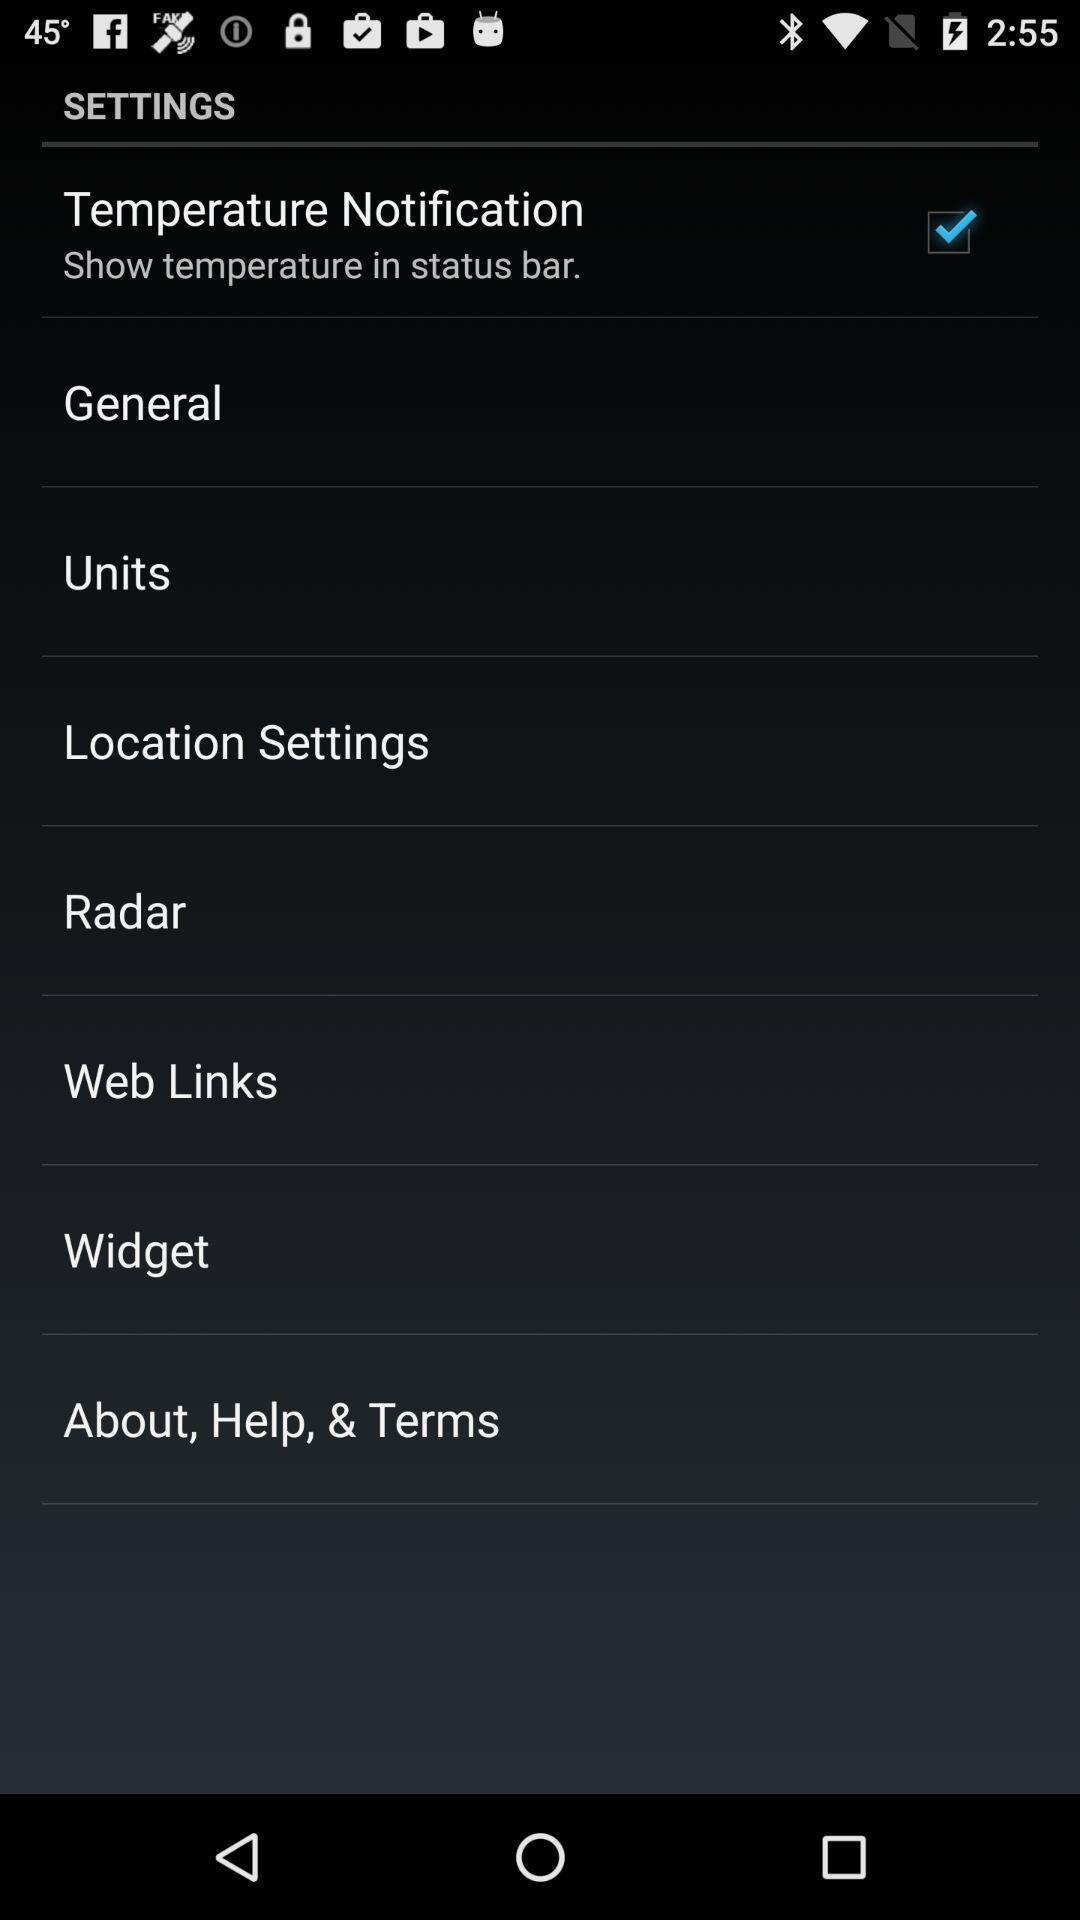  Describe the element at coordinates (141, 400) in the screenshot. I see `item above units` at that location.